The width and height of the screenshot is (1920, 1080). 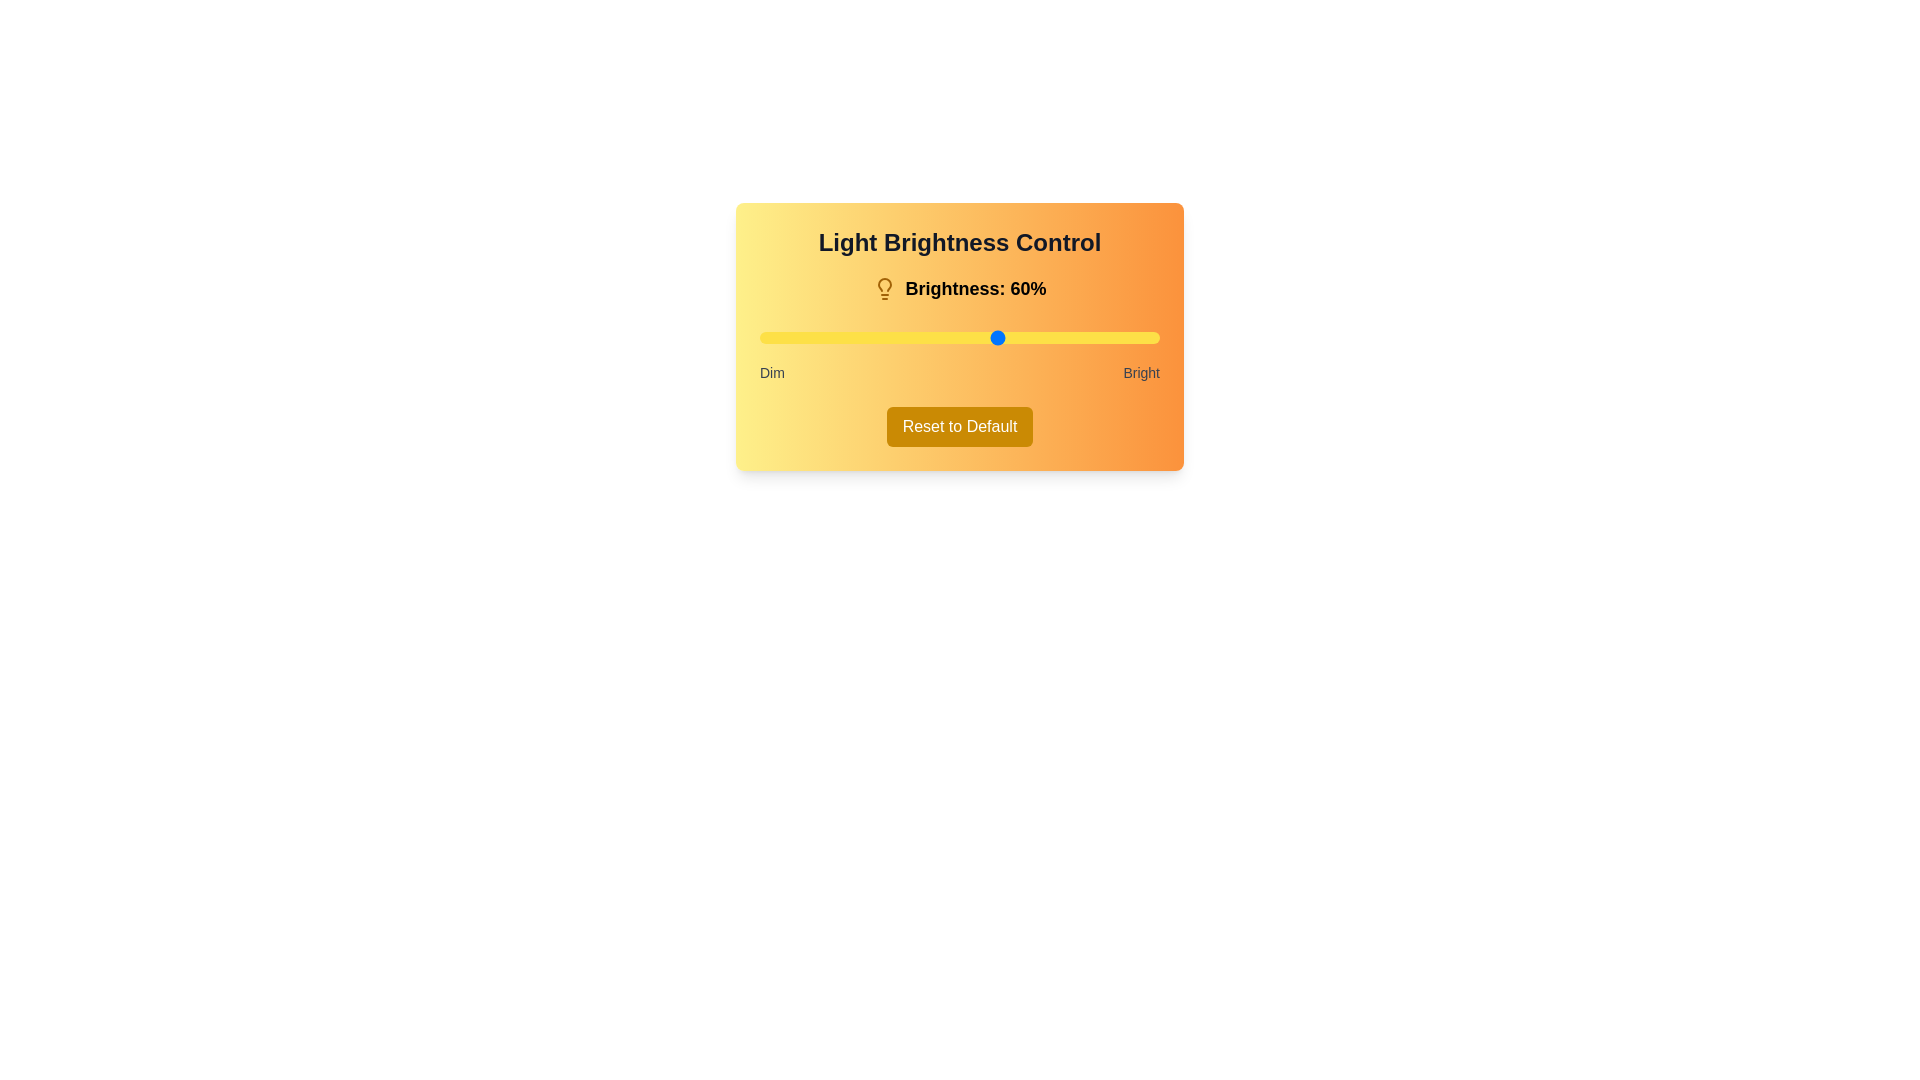 I want to click on the brightness to 51% using the slider, so click(x=964, y=337).